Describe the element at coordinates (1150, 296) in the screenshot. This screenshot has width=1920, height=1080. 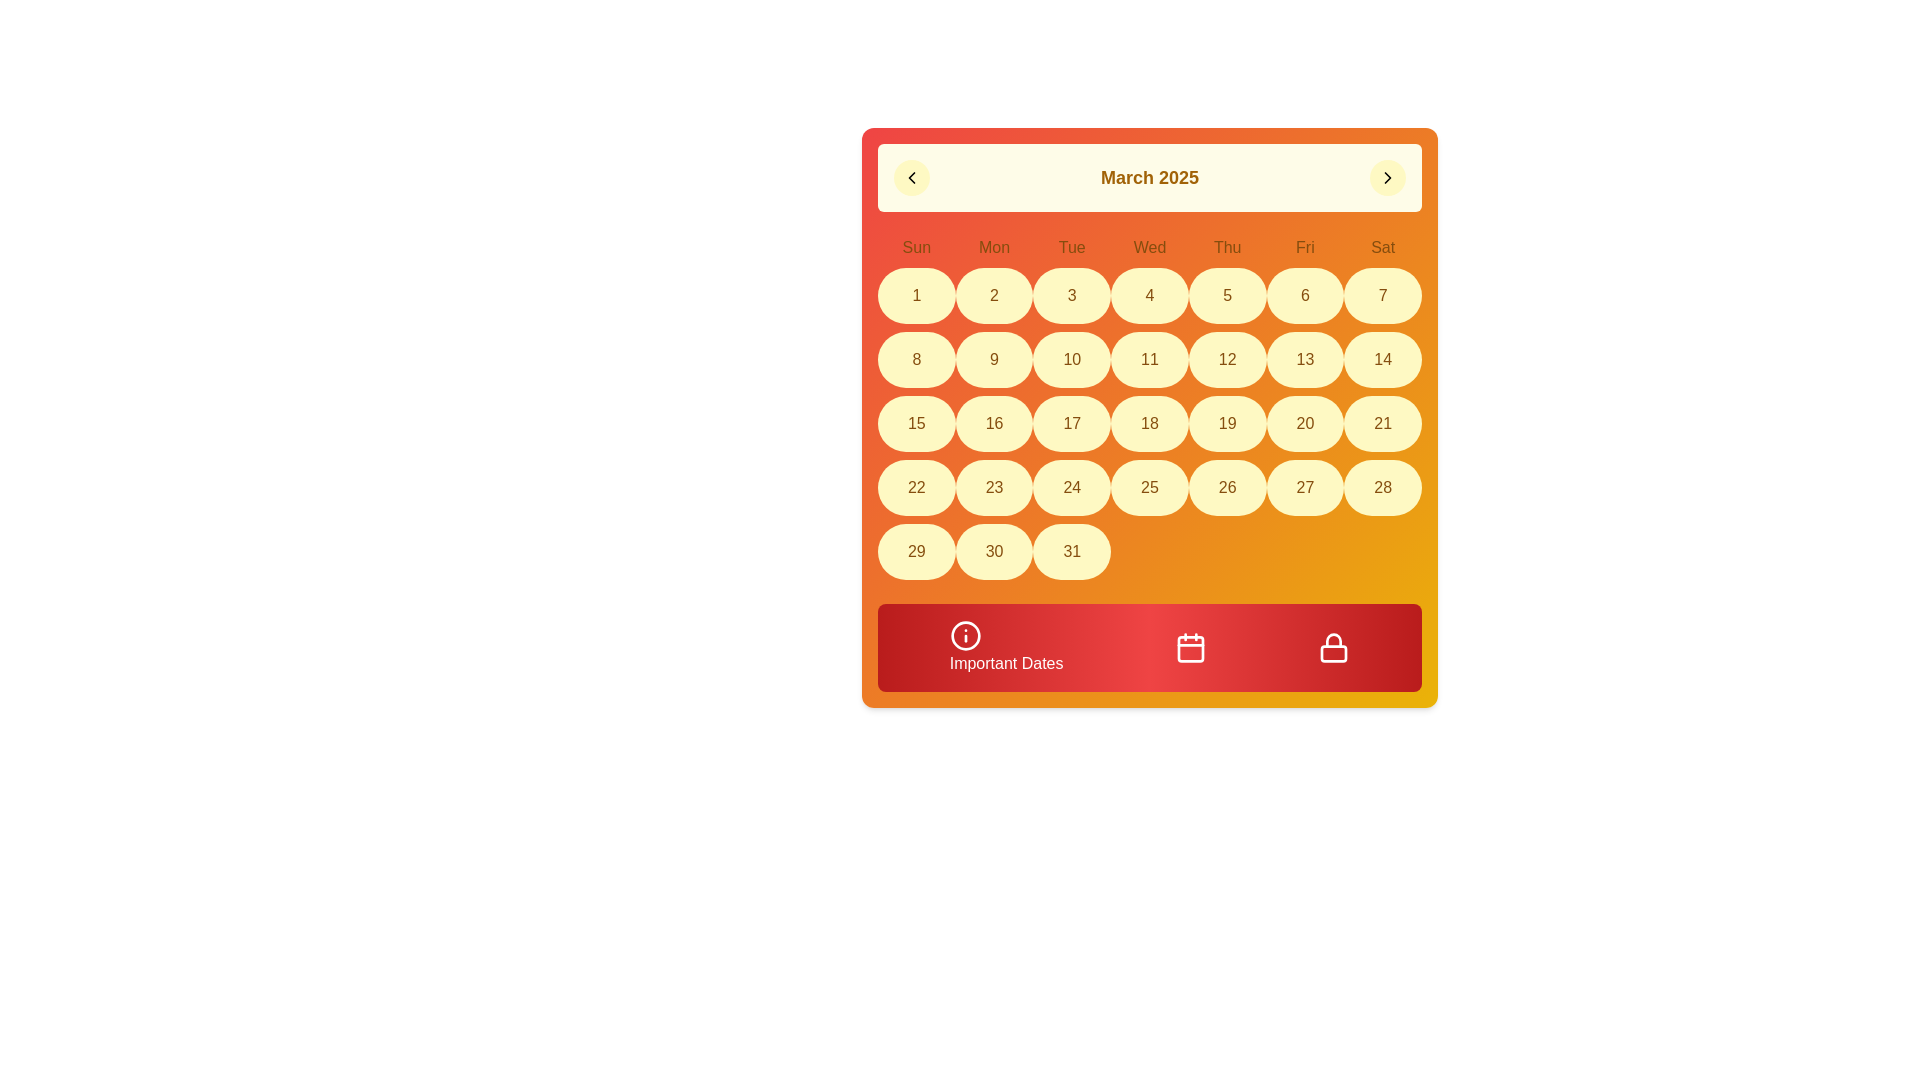
I see `the circular button with a yellow background displaying the number '4', located in the fourth column of the calendar grid beneath 'Wed'` at that location.